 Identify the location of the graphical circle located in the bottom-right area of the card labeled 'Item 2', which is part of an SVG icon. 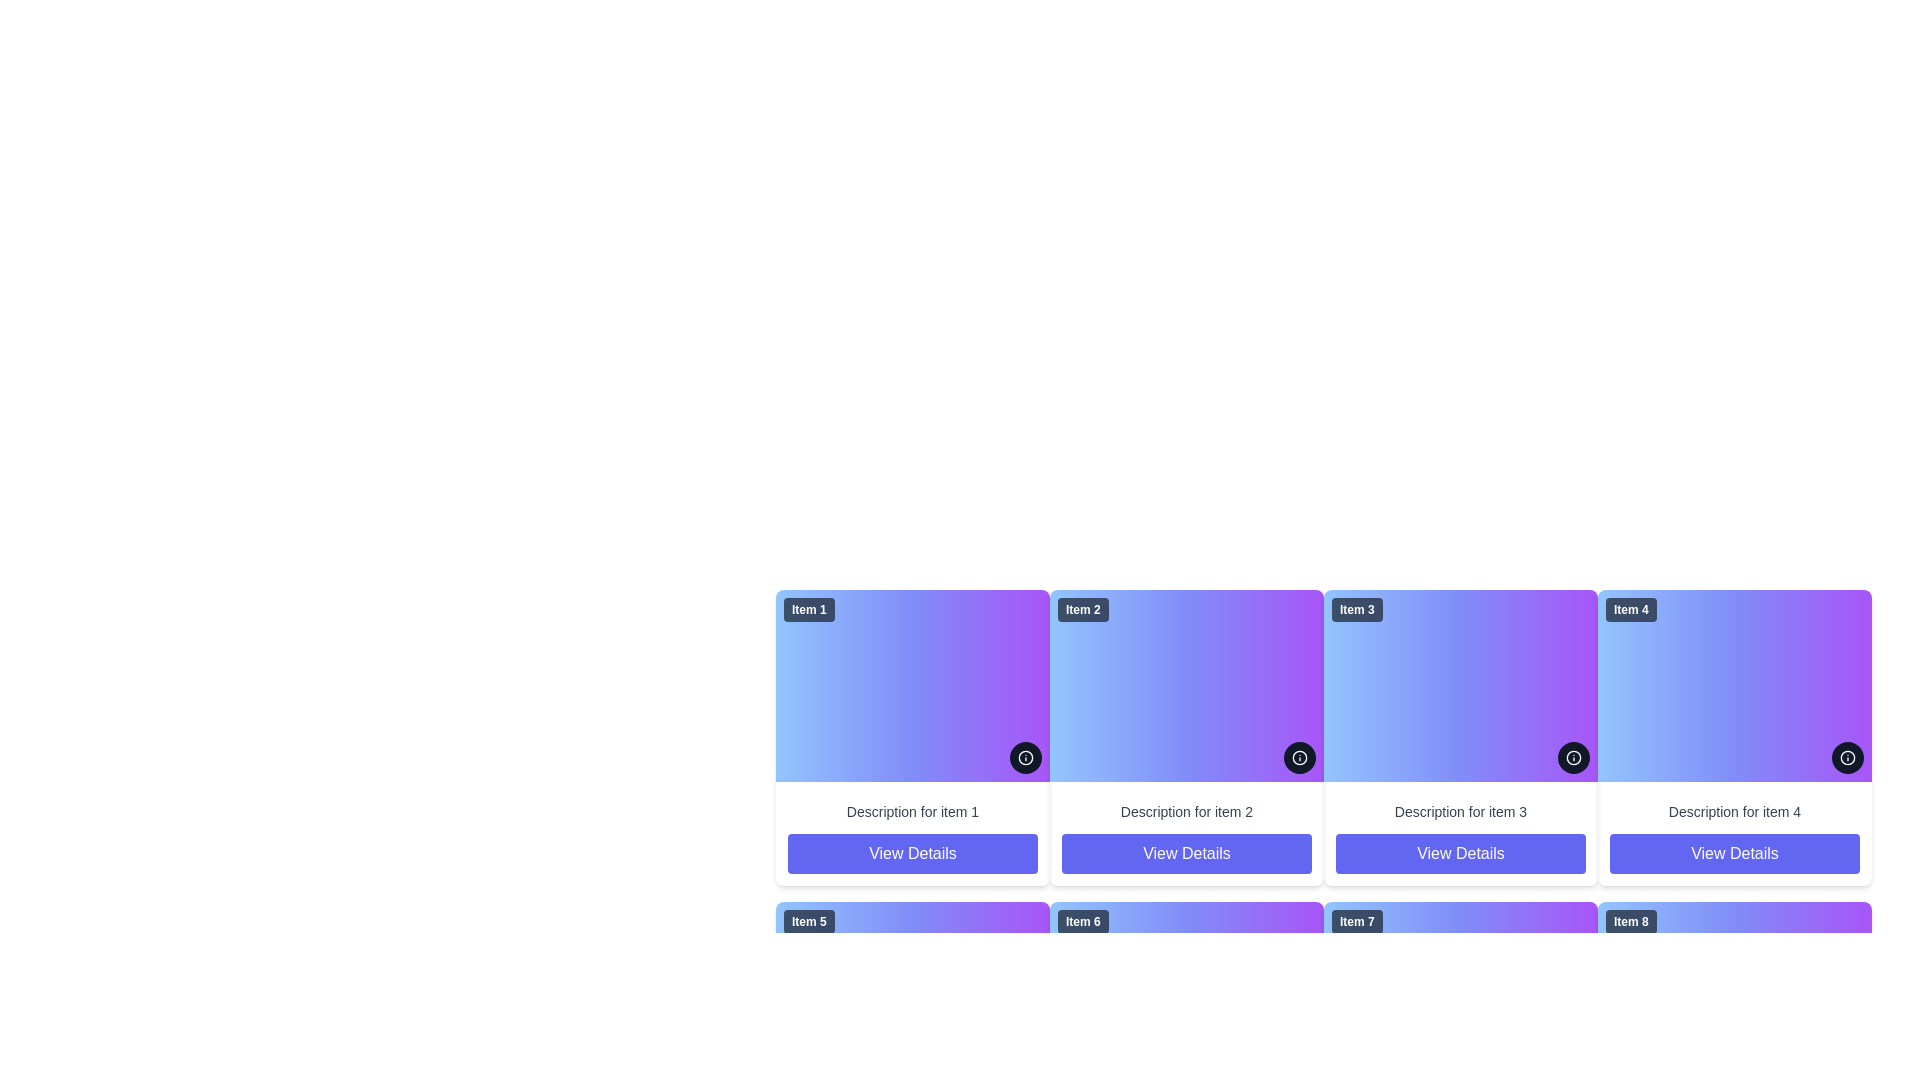
(1026, 758).